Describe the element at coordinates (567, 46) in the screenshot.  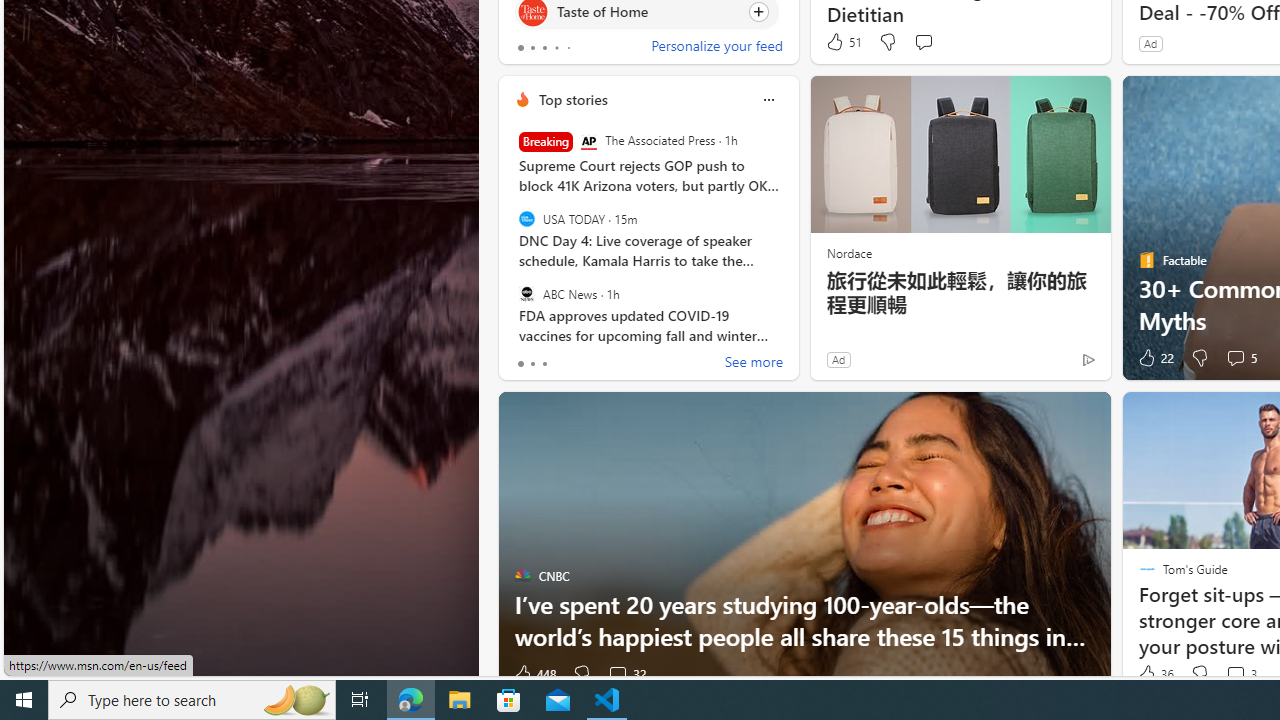
I see `'tab-4'` at that location.